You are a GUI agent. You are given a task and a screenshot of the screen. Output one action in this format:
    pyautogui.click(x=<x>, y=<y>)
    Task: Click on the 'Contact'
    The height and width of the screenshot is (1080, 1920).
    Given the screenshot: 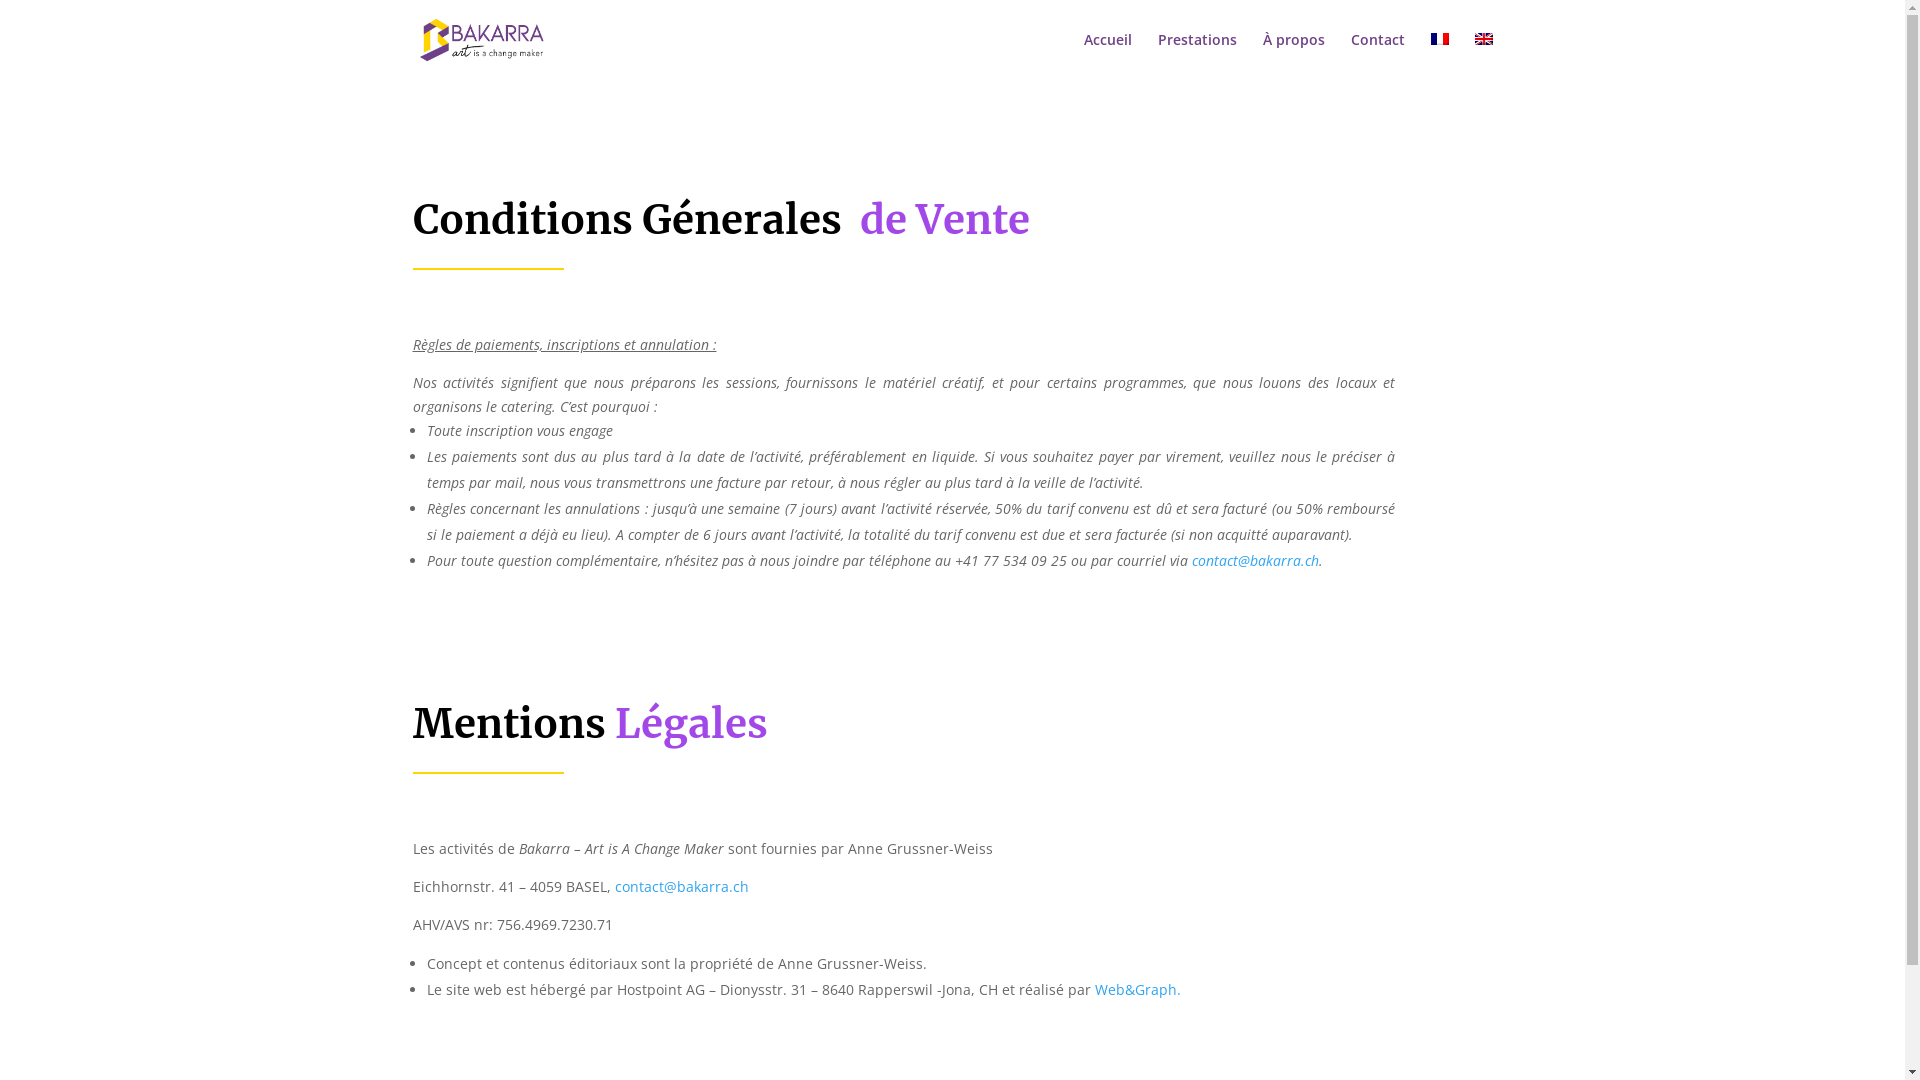 What is the action you would take?
    pyautogui.click(x=1376, y=55)
    